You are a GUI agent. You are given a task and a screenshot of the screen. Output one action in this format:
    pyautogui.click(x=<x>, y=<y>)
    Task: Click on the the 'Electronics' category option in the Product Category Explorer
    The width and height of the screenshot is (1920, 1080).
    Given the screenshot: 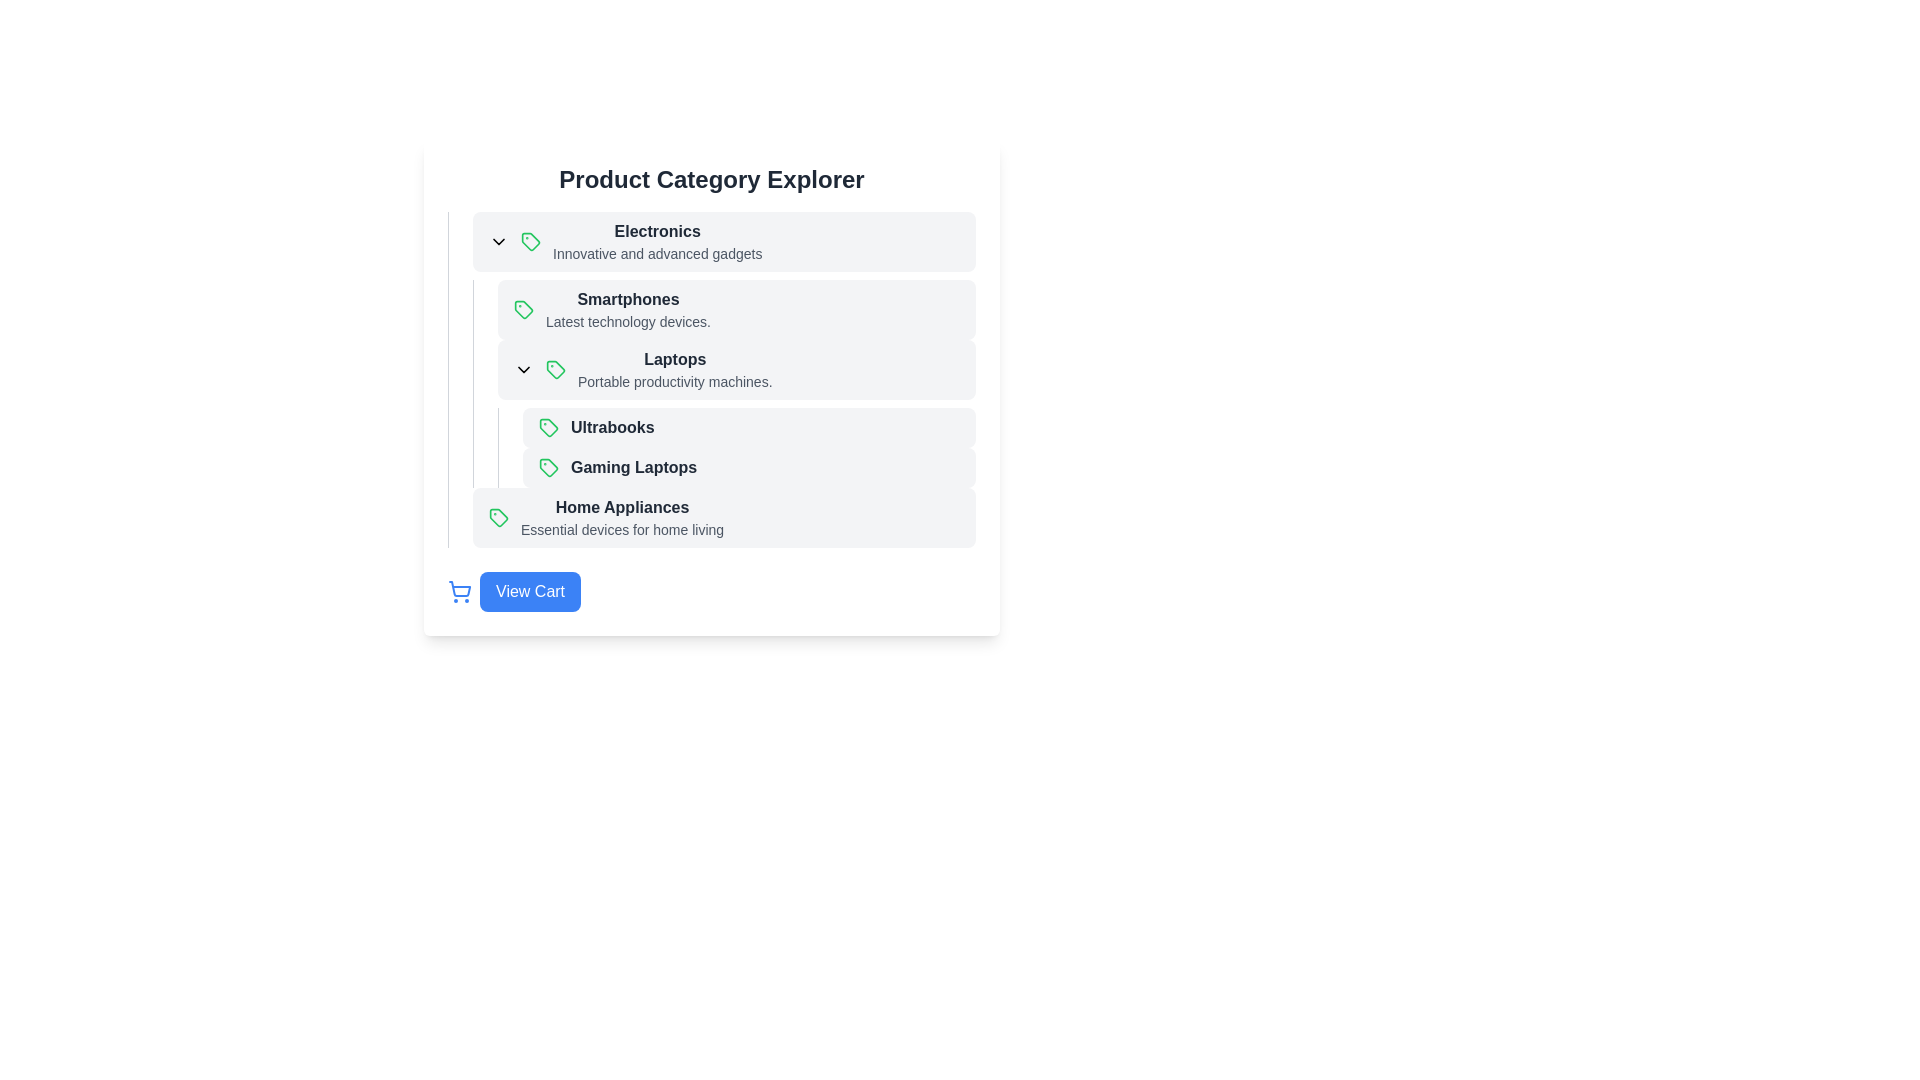 What is the action you would take?
    pyautogui.click(x=657, y=241)
    